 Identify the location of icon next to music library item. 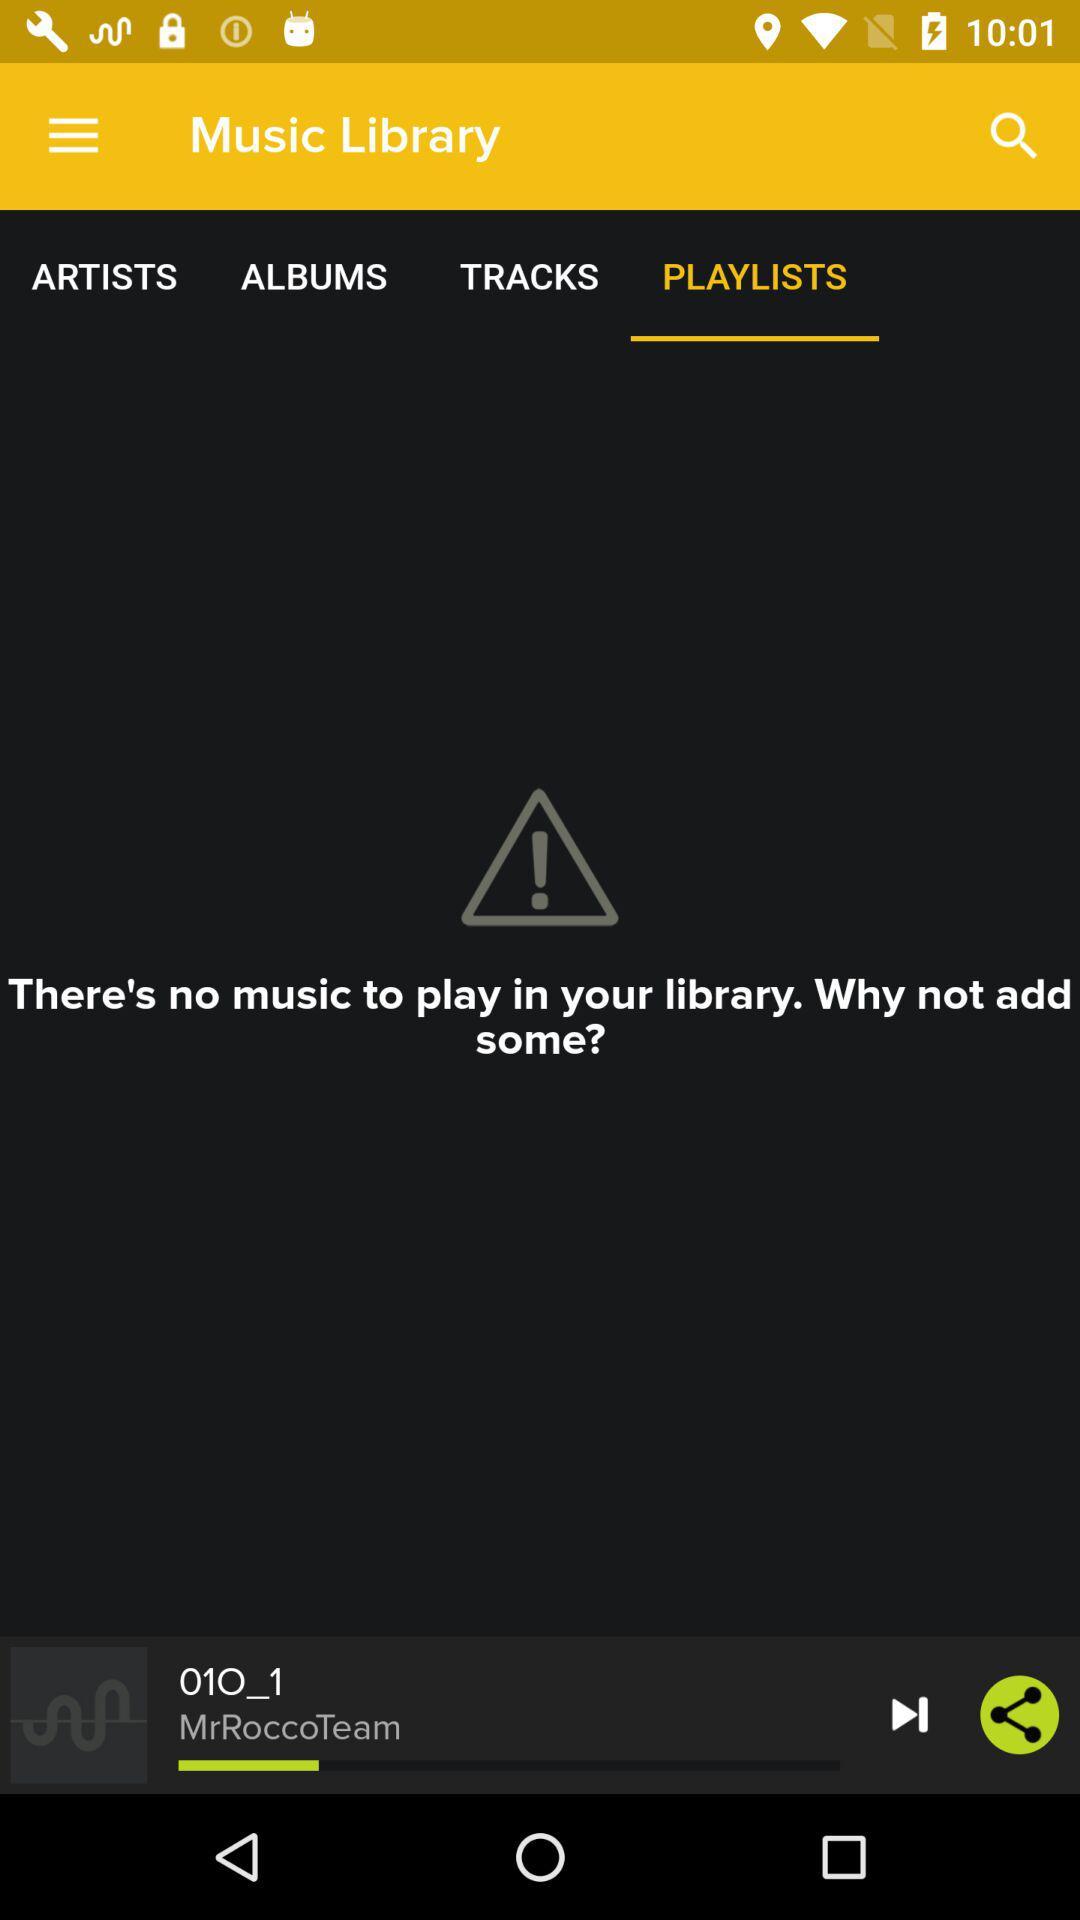
(1014, 135).